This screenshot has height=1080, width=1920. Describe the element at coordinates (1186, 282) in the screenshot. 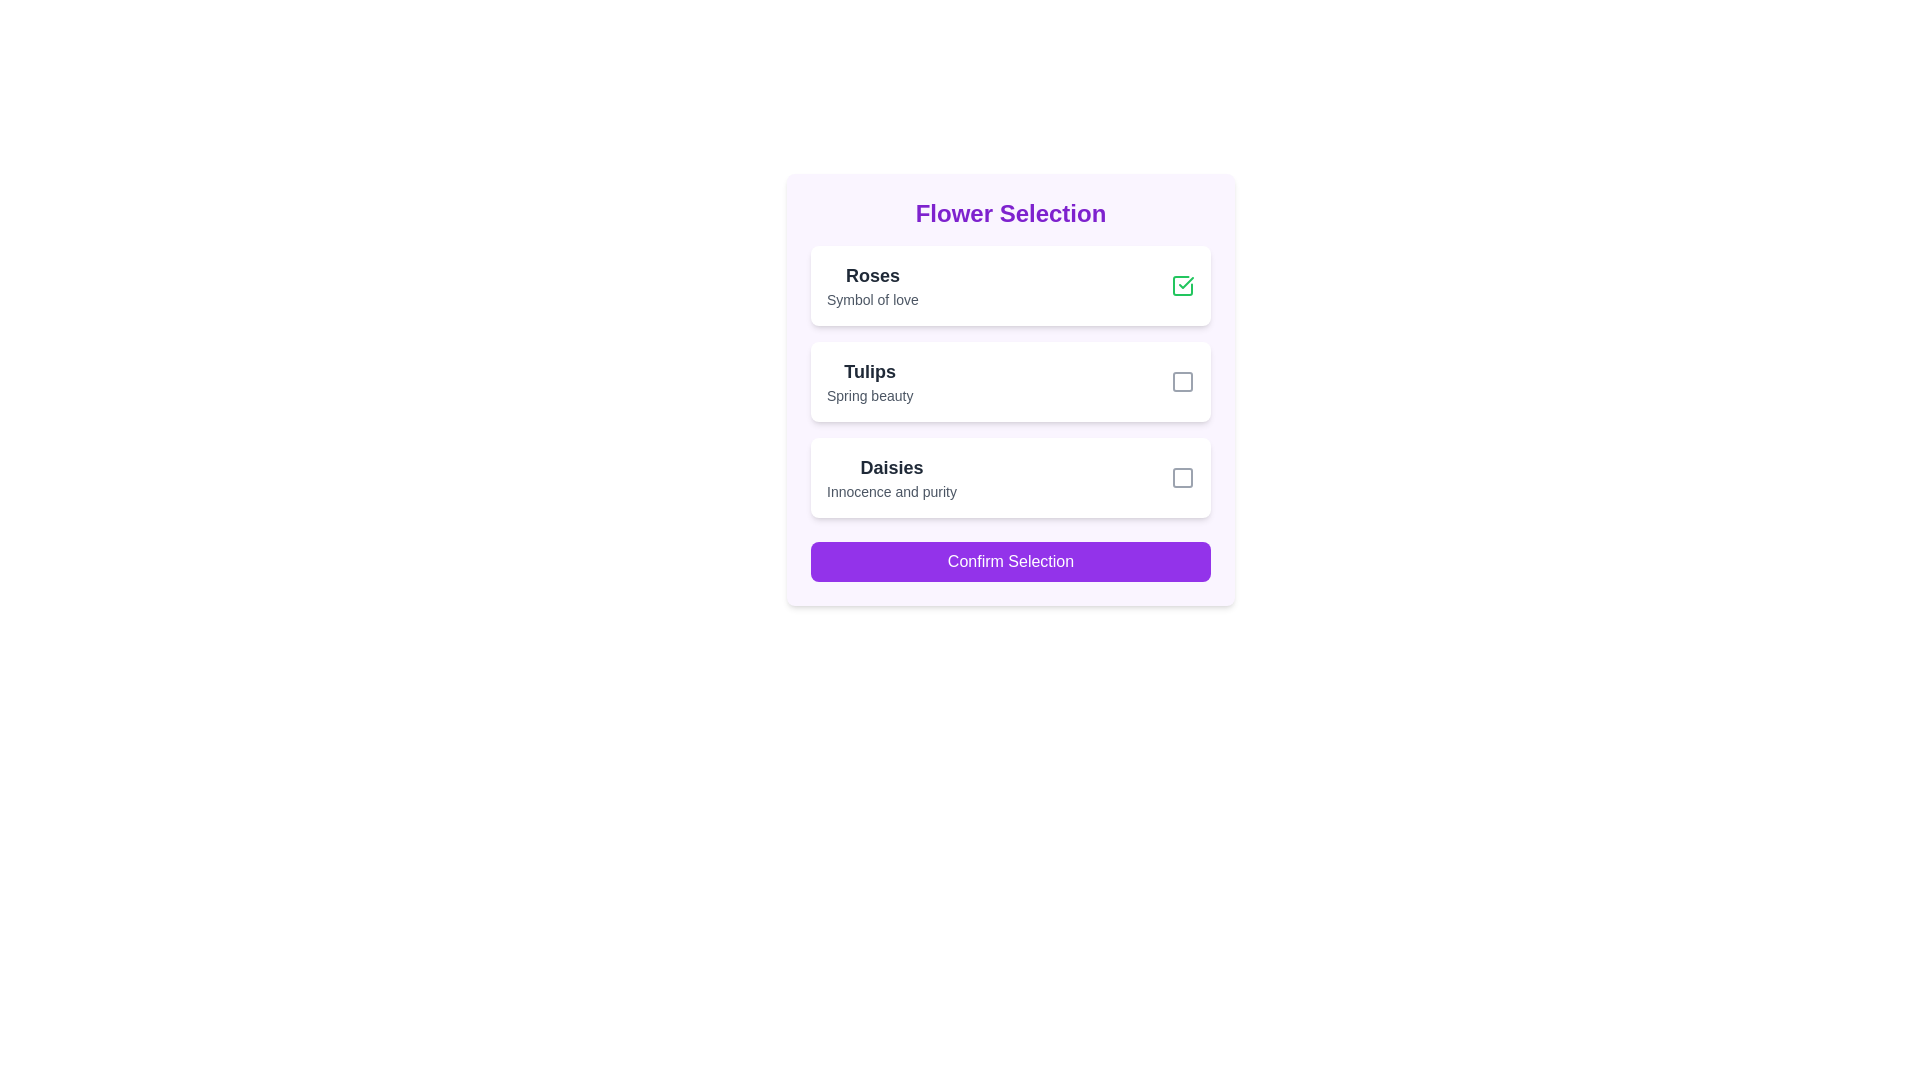

I see `the visual state of the green checkmark icon located in the top-right corner of the 'Roses' listing, adjacent to its descriptive text` at that location.